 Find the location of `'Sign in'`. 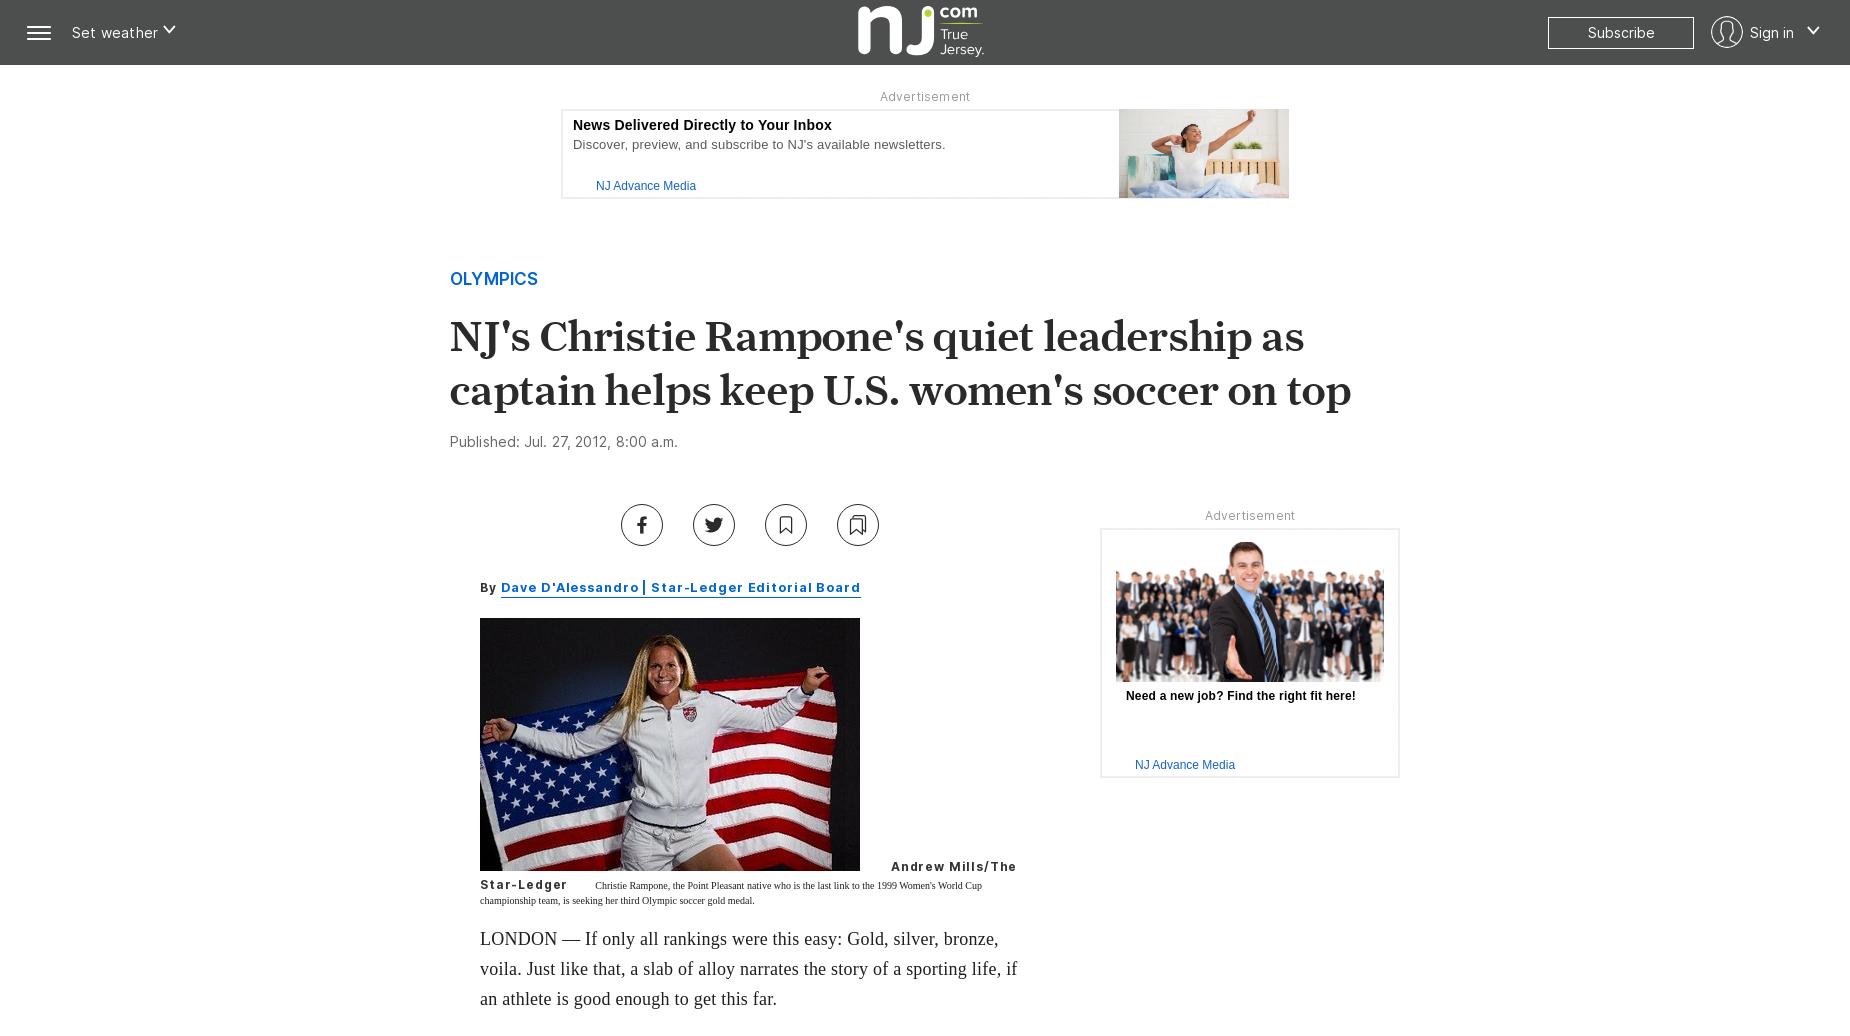

'Sign in' is located at coordinates (1771, 31).